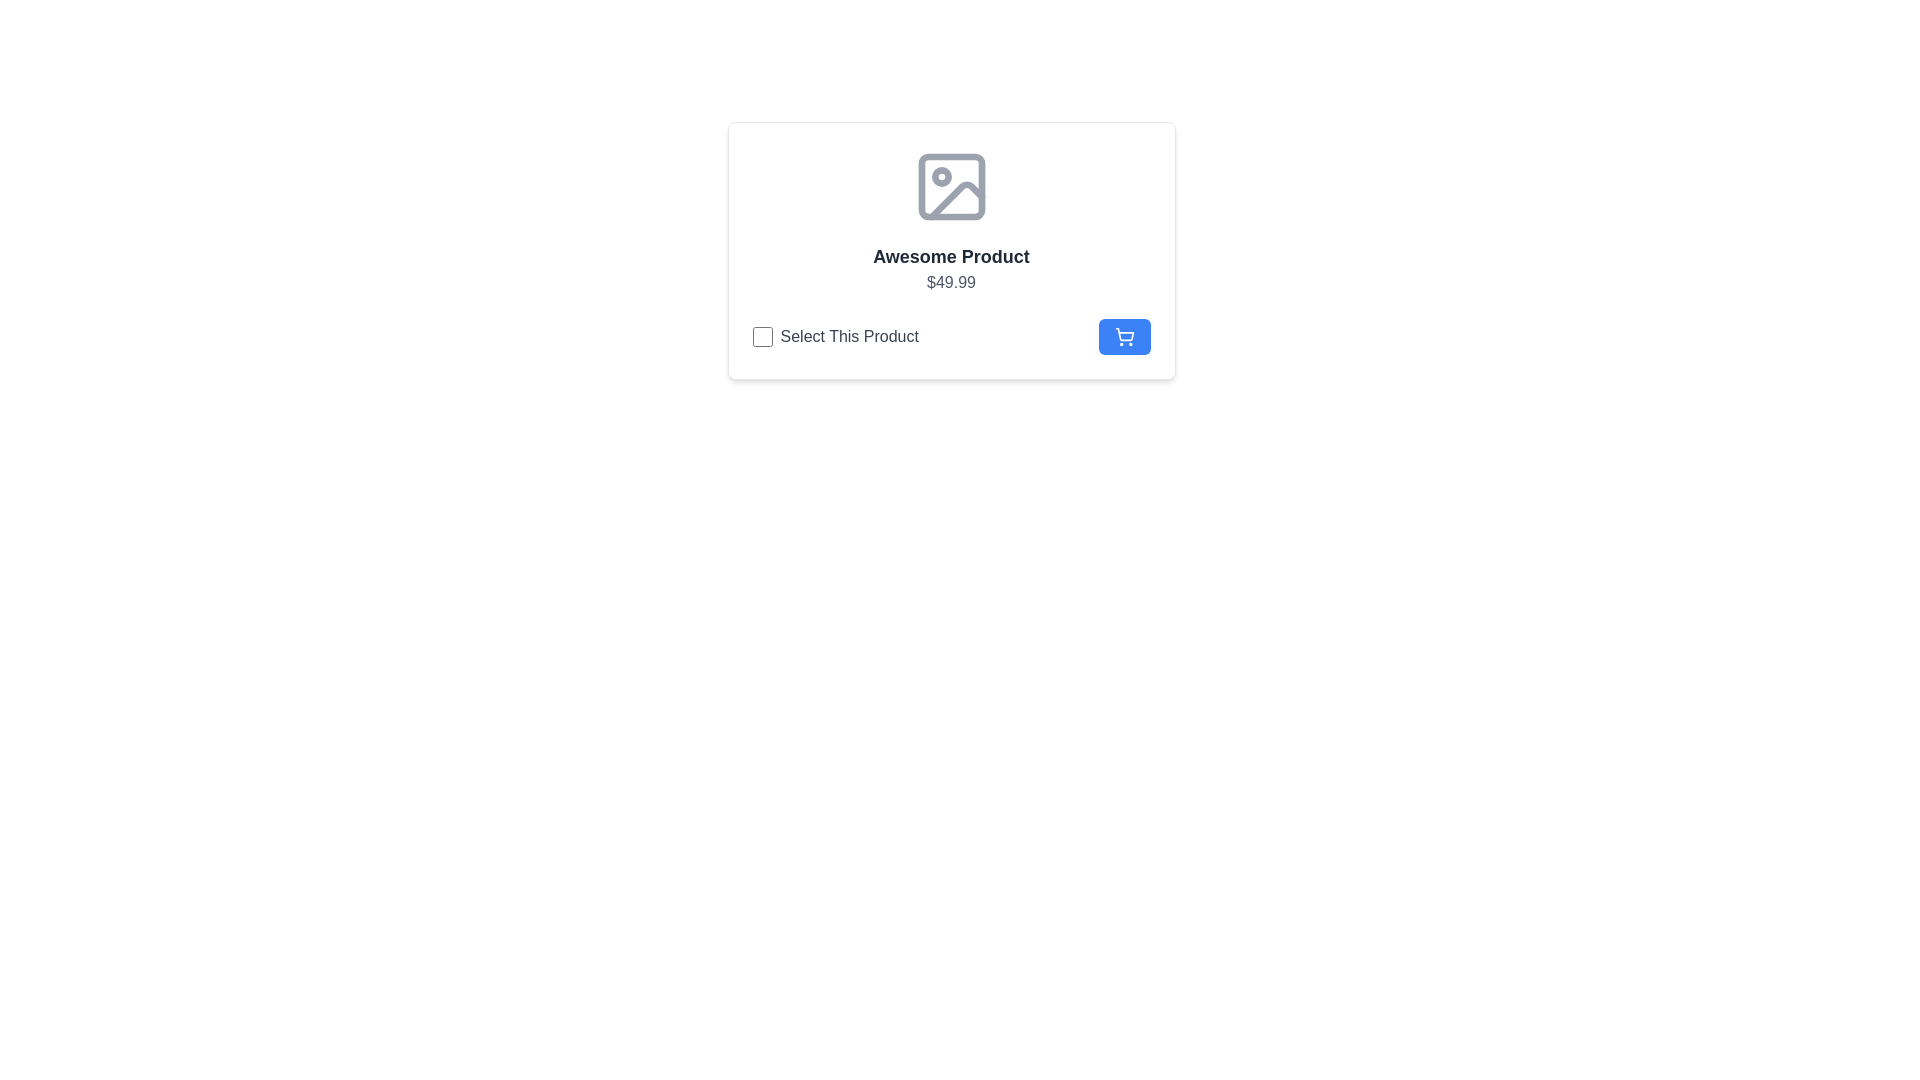 This screenshot has width=1920, height=1080. Describe the element at coordinates (761, 335) in the screenshot. I see `the checkbox for 'Awesome Product' to possibly reveal the tooltip` at that location.